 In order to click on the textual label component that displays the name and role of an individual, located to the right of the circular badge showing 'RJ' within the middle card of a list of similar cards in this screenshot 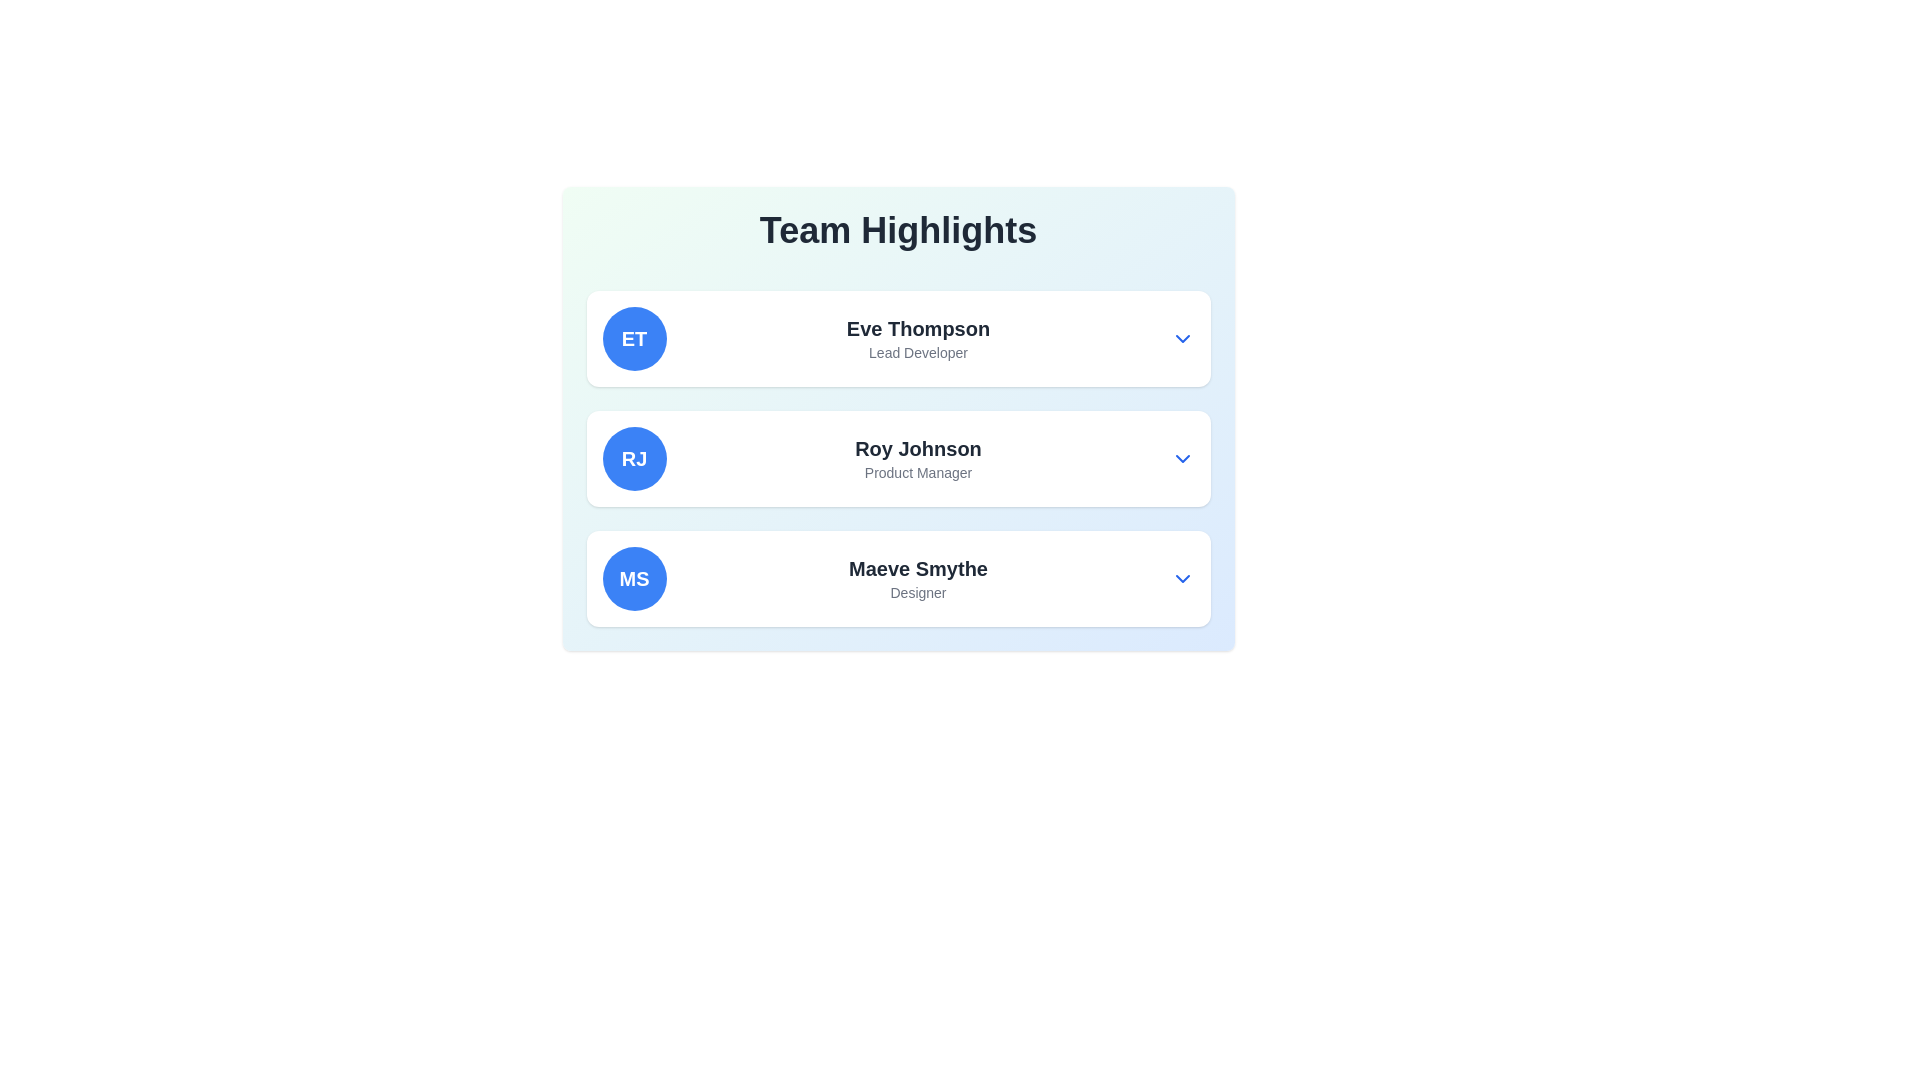, I will do `click(917, 459)`.